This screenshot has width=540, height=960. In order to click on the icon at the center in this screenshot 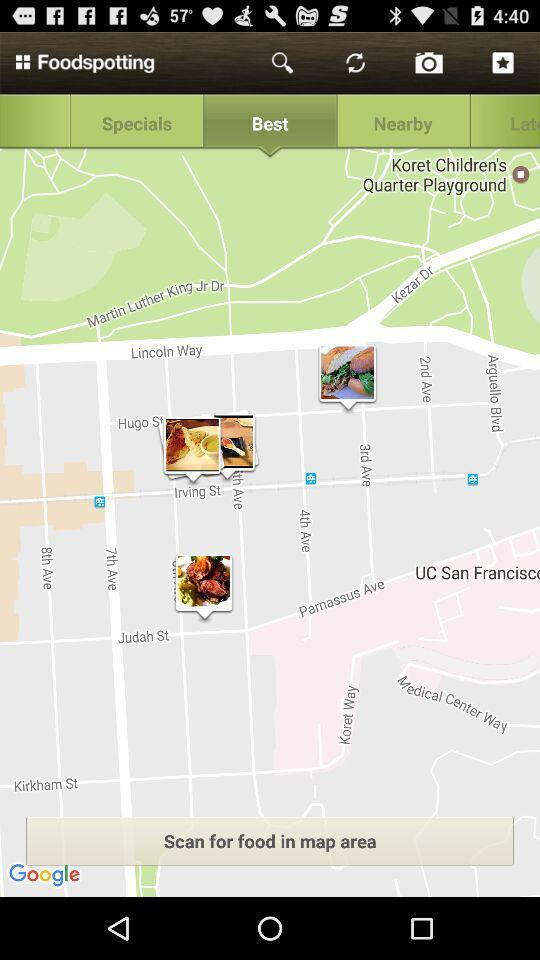, I will do `click(270, 520)`.